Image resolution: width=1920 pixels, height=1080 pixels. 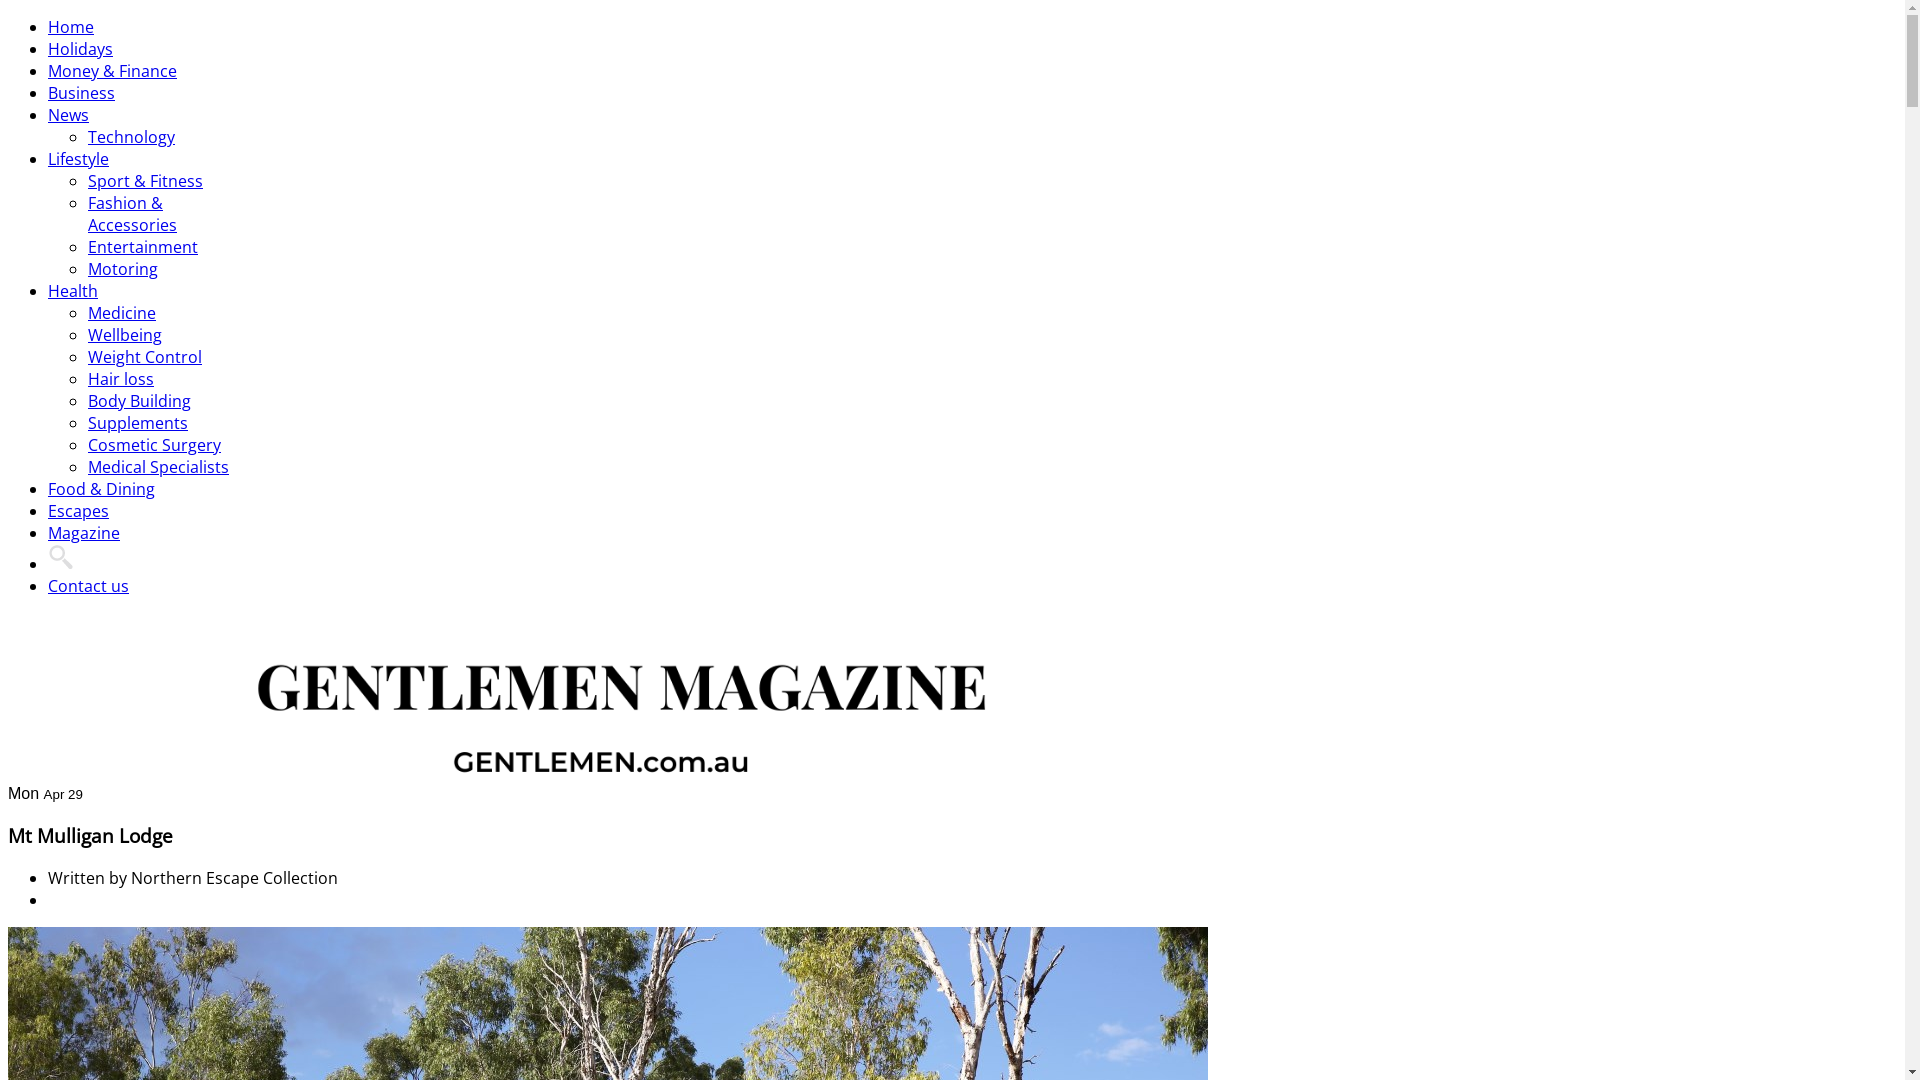 What do you see at coordinates (157, 466) in the screenshot?
I see `'Medical Specialists'` at bounding box center [157, 466].